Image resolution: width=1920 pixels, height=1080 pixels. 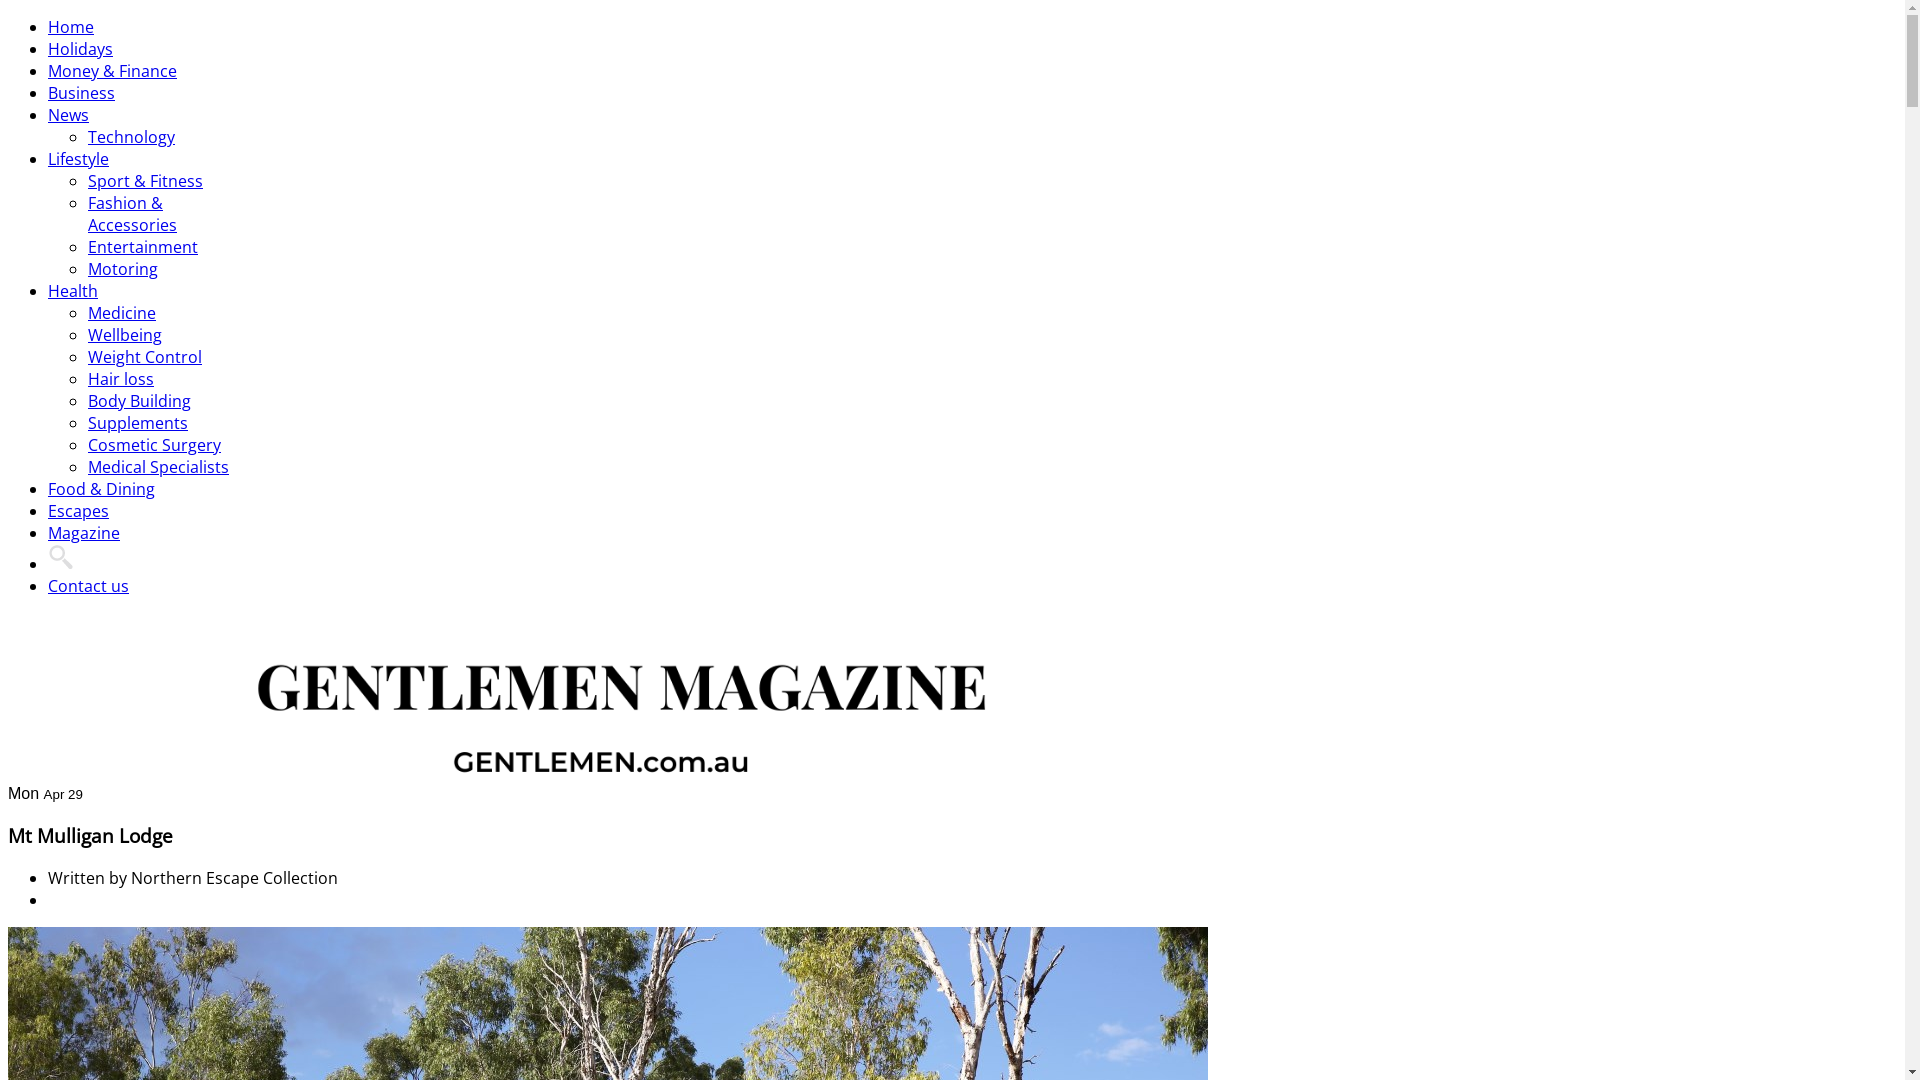 What do you see at coordinates (157, 466) in the screenshot?
I see `'Medical Specialists'` at bounding box center [157, 466].